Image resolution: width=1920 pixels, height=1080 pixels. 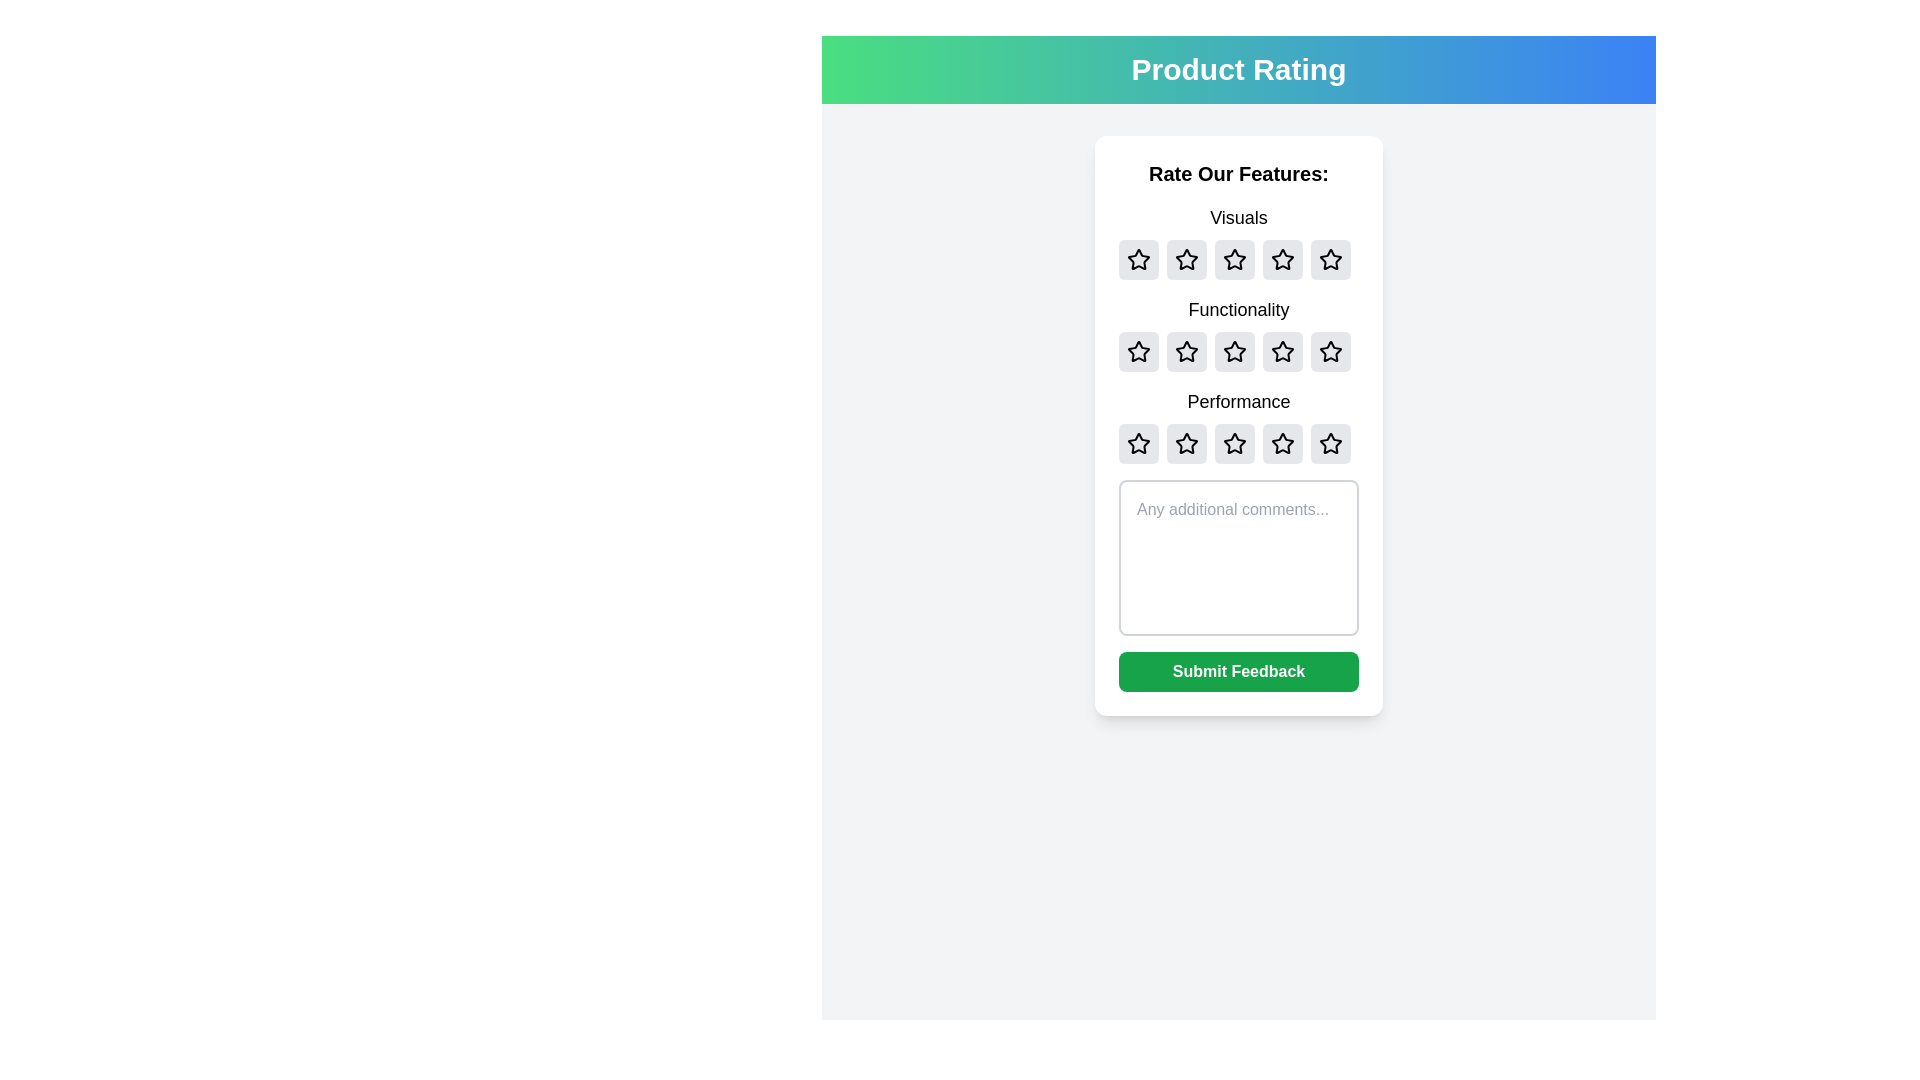 I want to click on the fourth star icon in the 'Functionality' row of the star rating options, so click(x=1282, y=350).